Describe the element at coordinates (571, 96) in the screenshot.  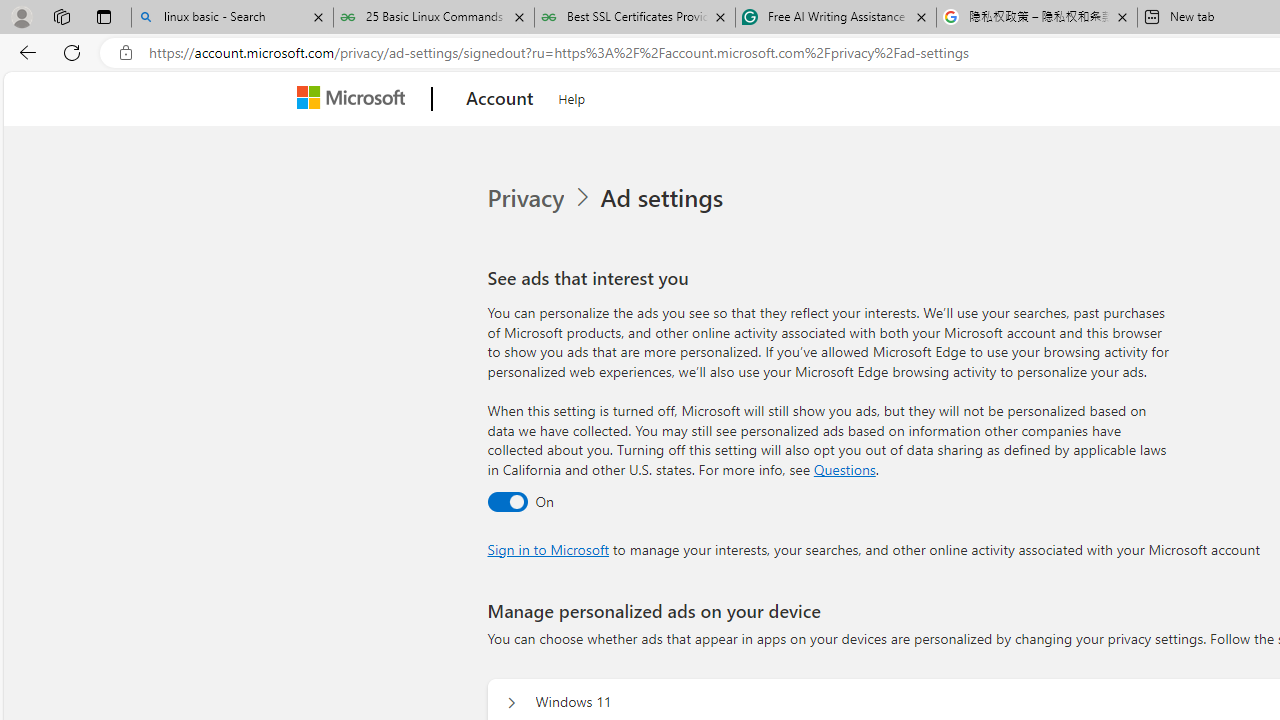
I see `'Help'` at that location.